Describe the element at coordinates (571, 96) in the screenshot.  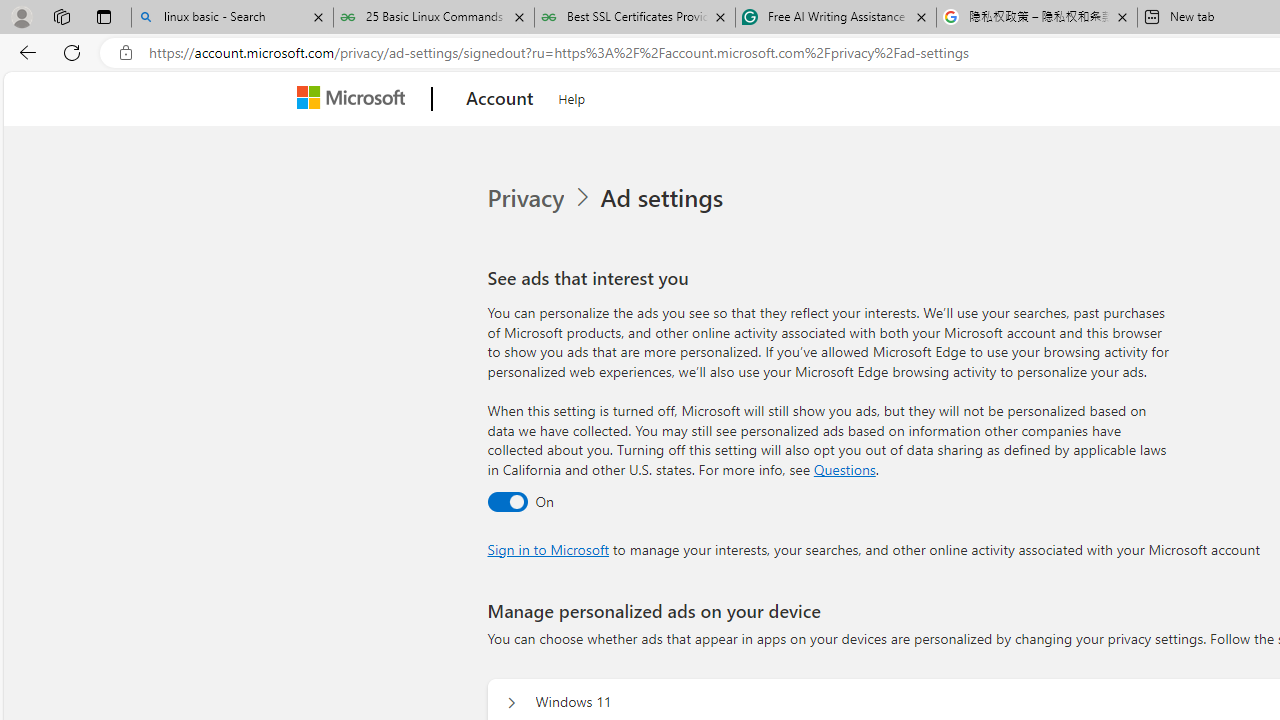
I see `'Help'` at that location.